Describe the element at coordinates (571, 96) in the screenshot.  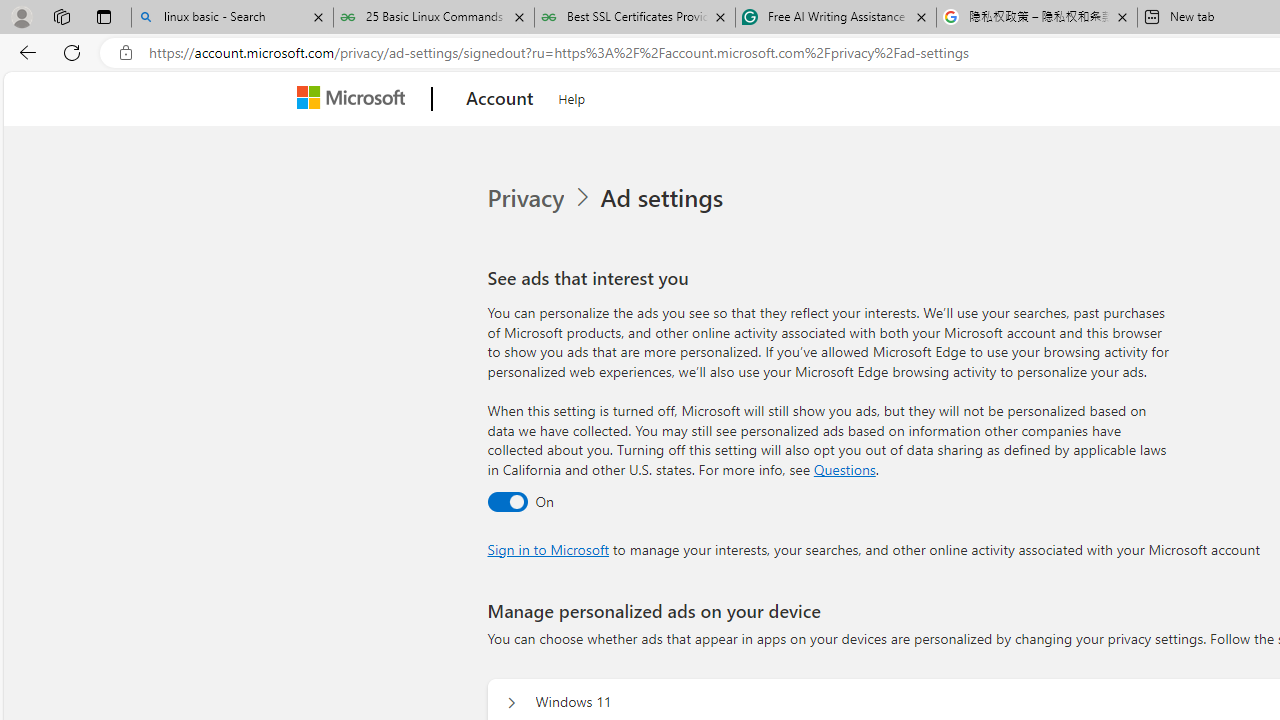
I see `'Help'` at that location.